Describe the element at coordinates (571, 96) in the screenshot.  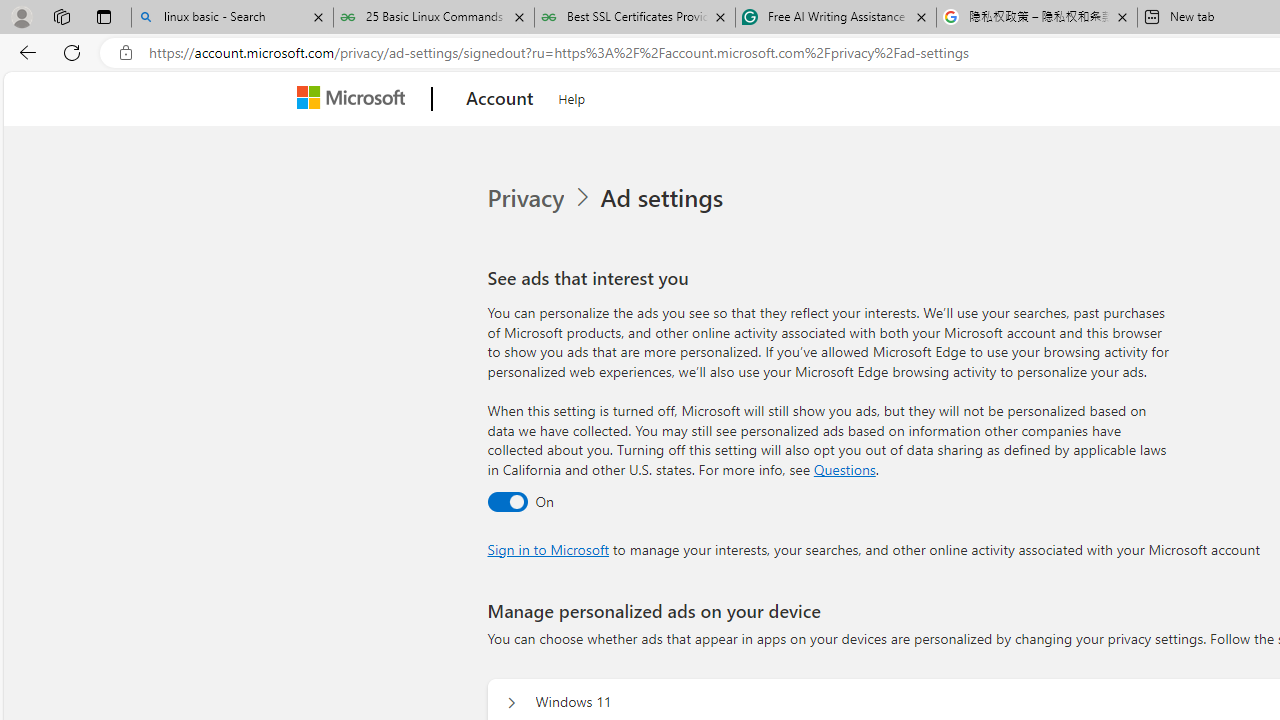
I see `'Help'` at that location.